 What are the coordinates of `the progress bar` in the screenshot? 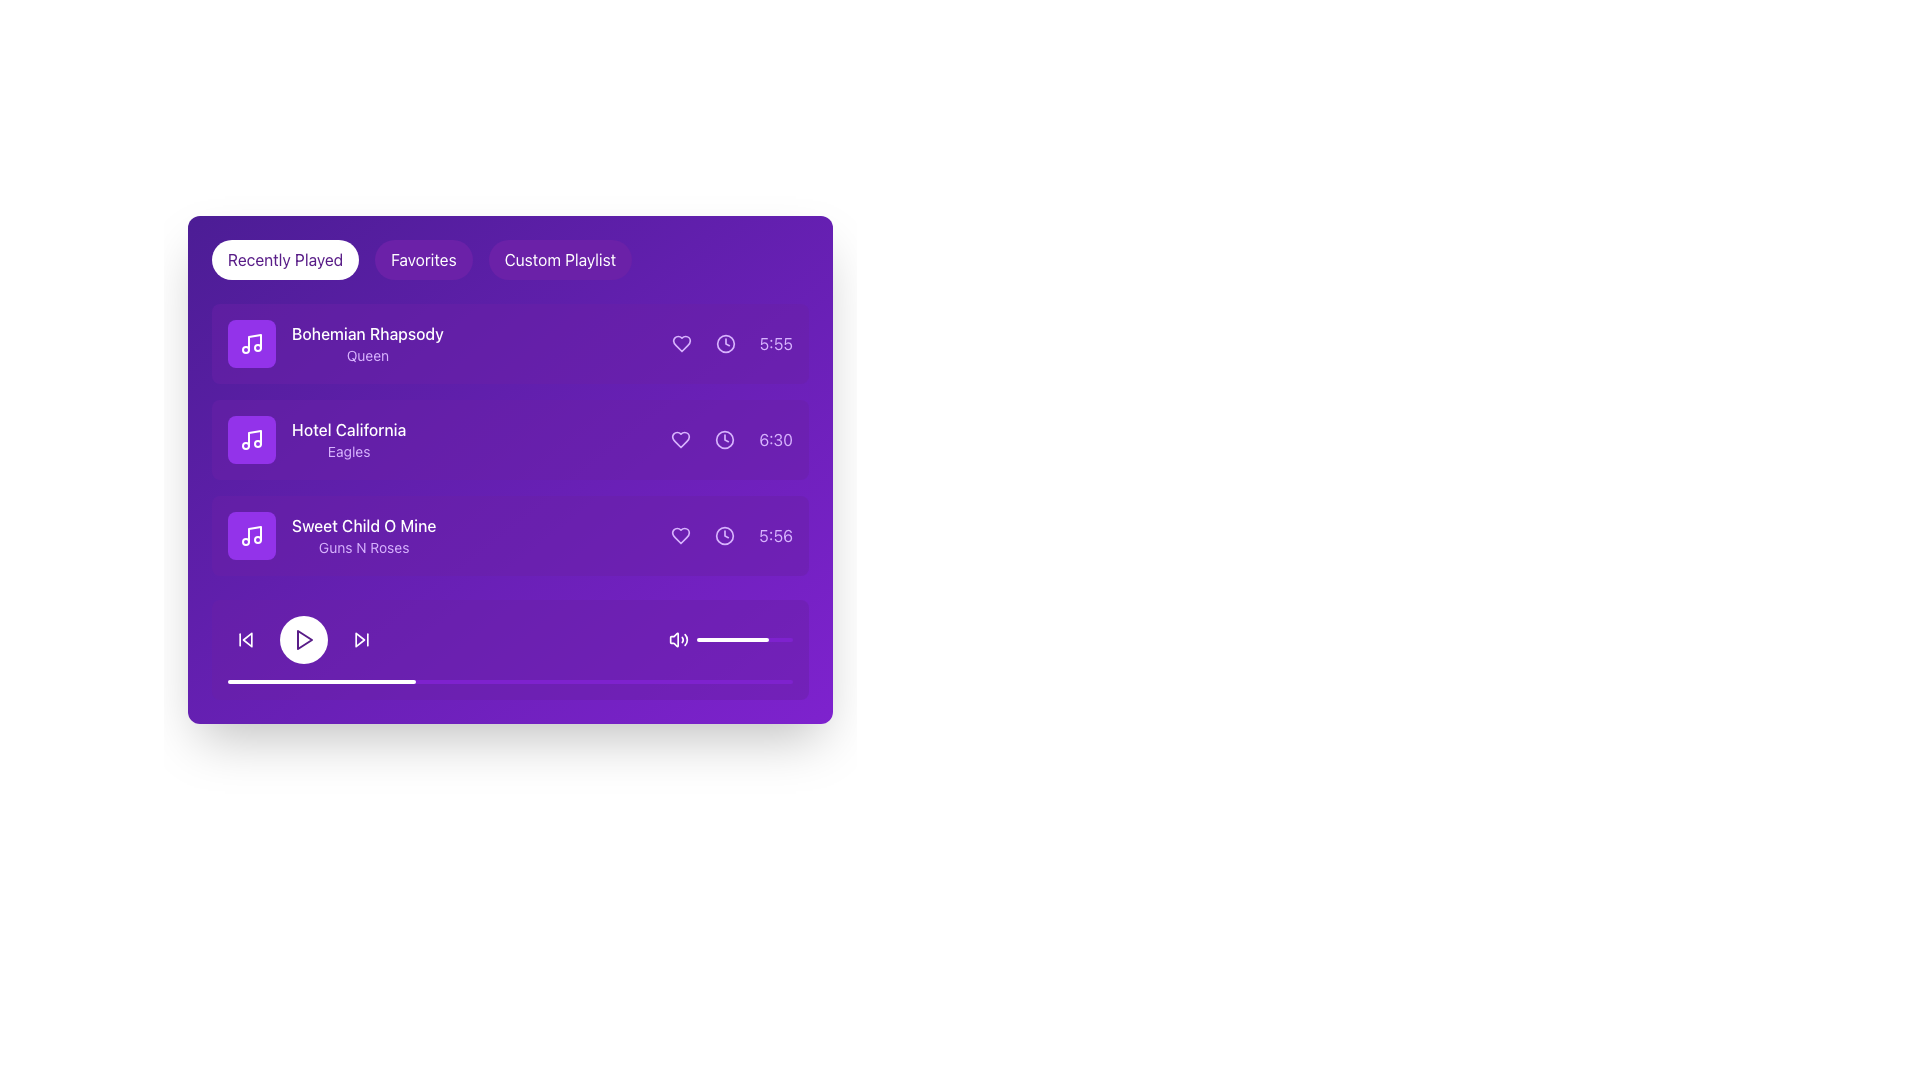 It's located at (352, 681).